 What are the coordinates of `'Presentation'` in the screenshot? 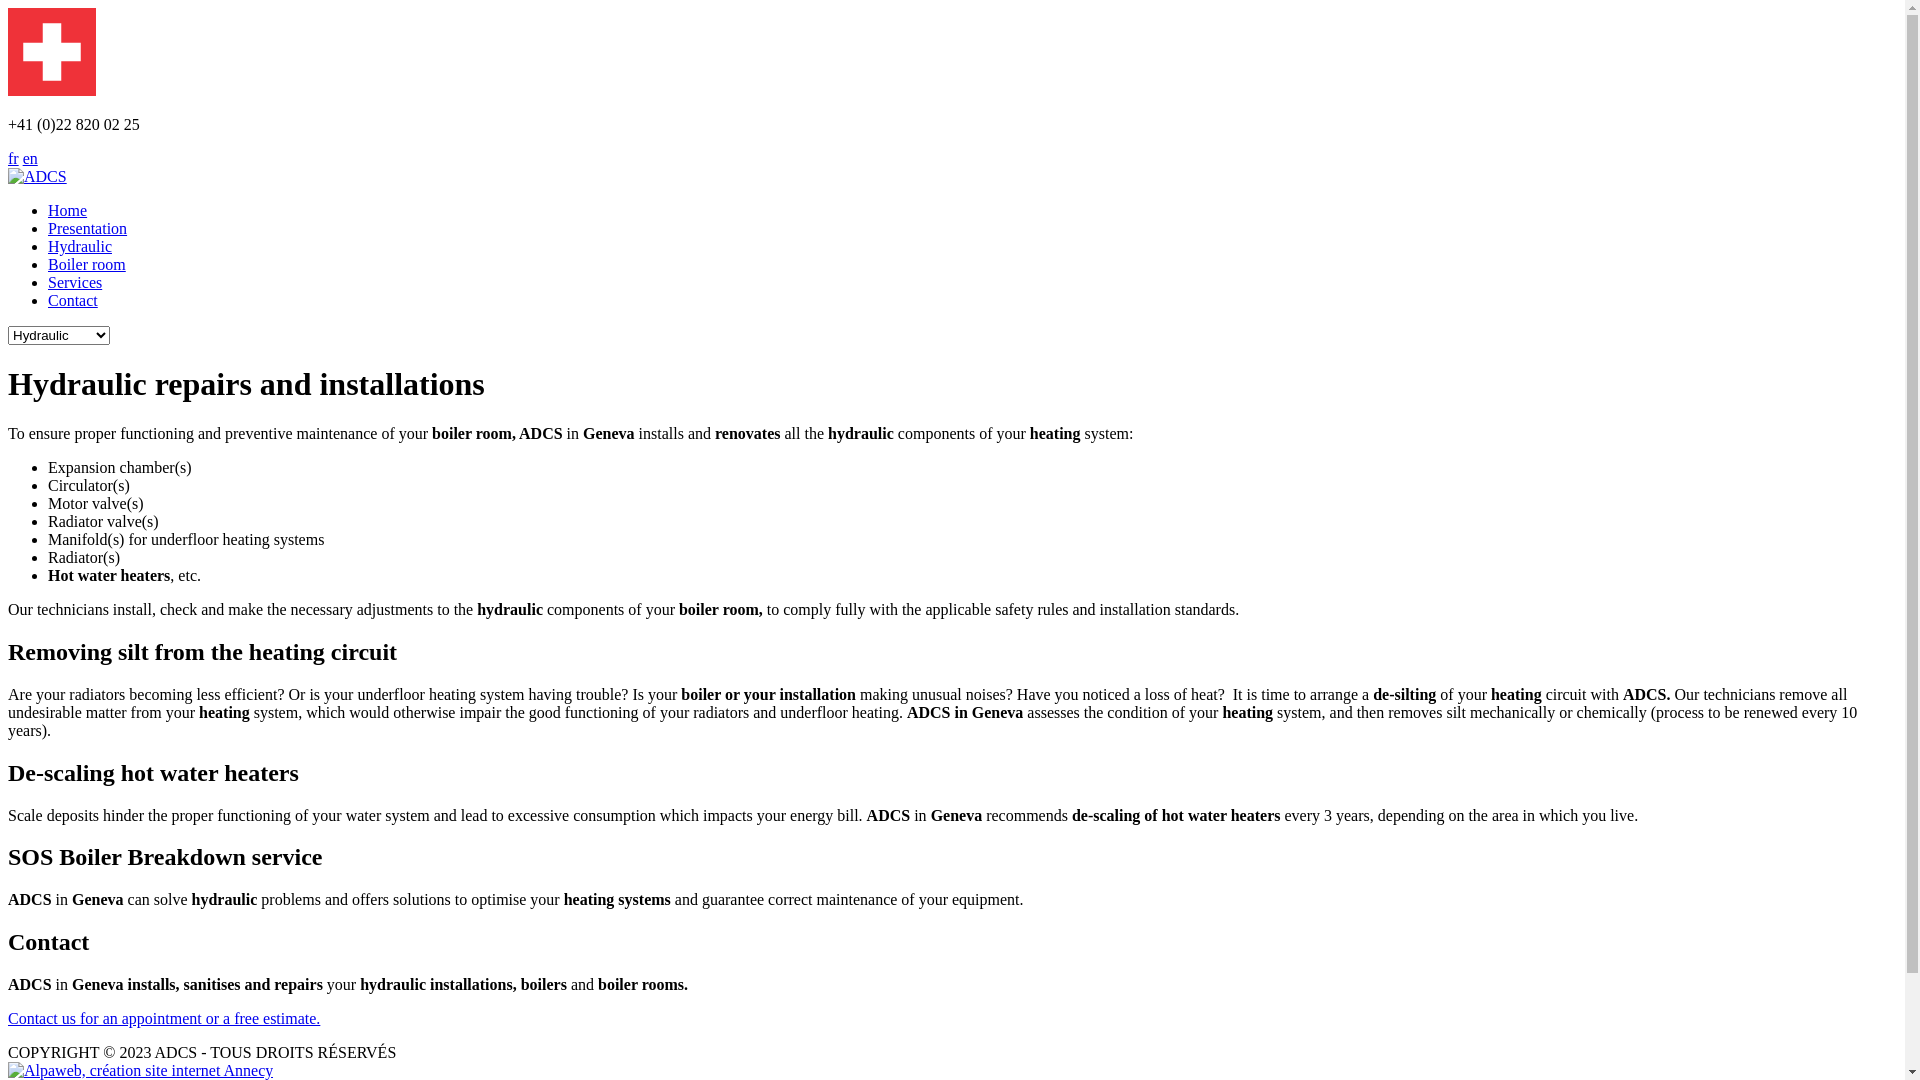 It's located at (86, 227).